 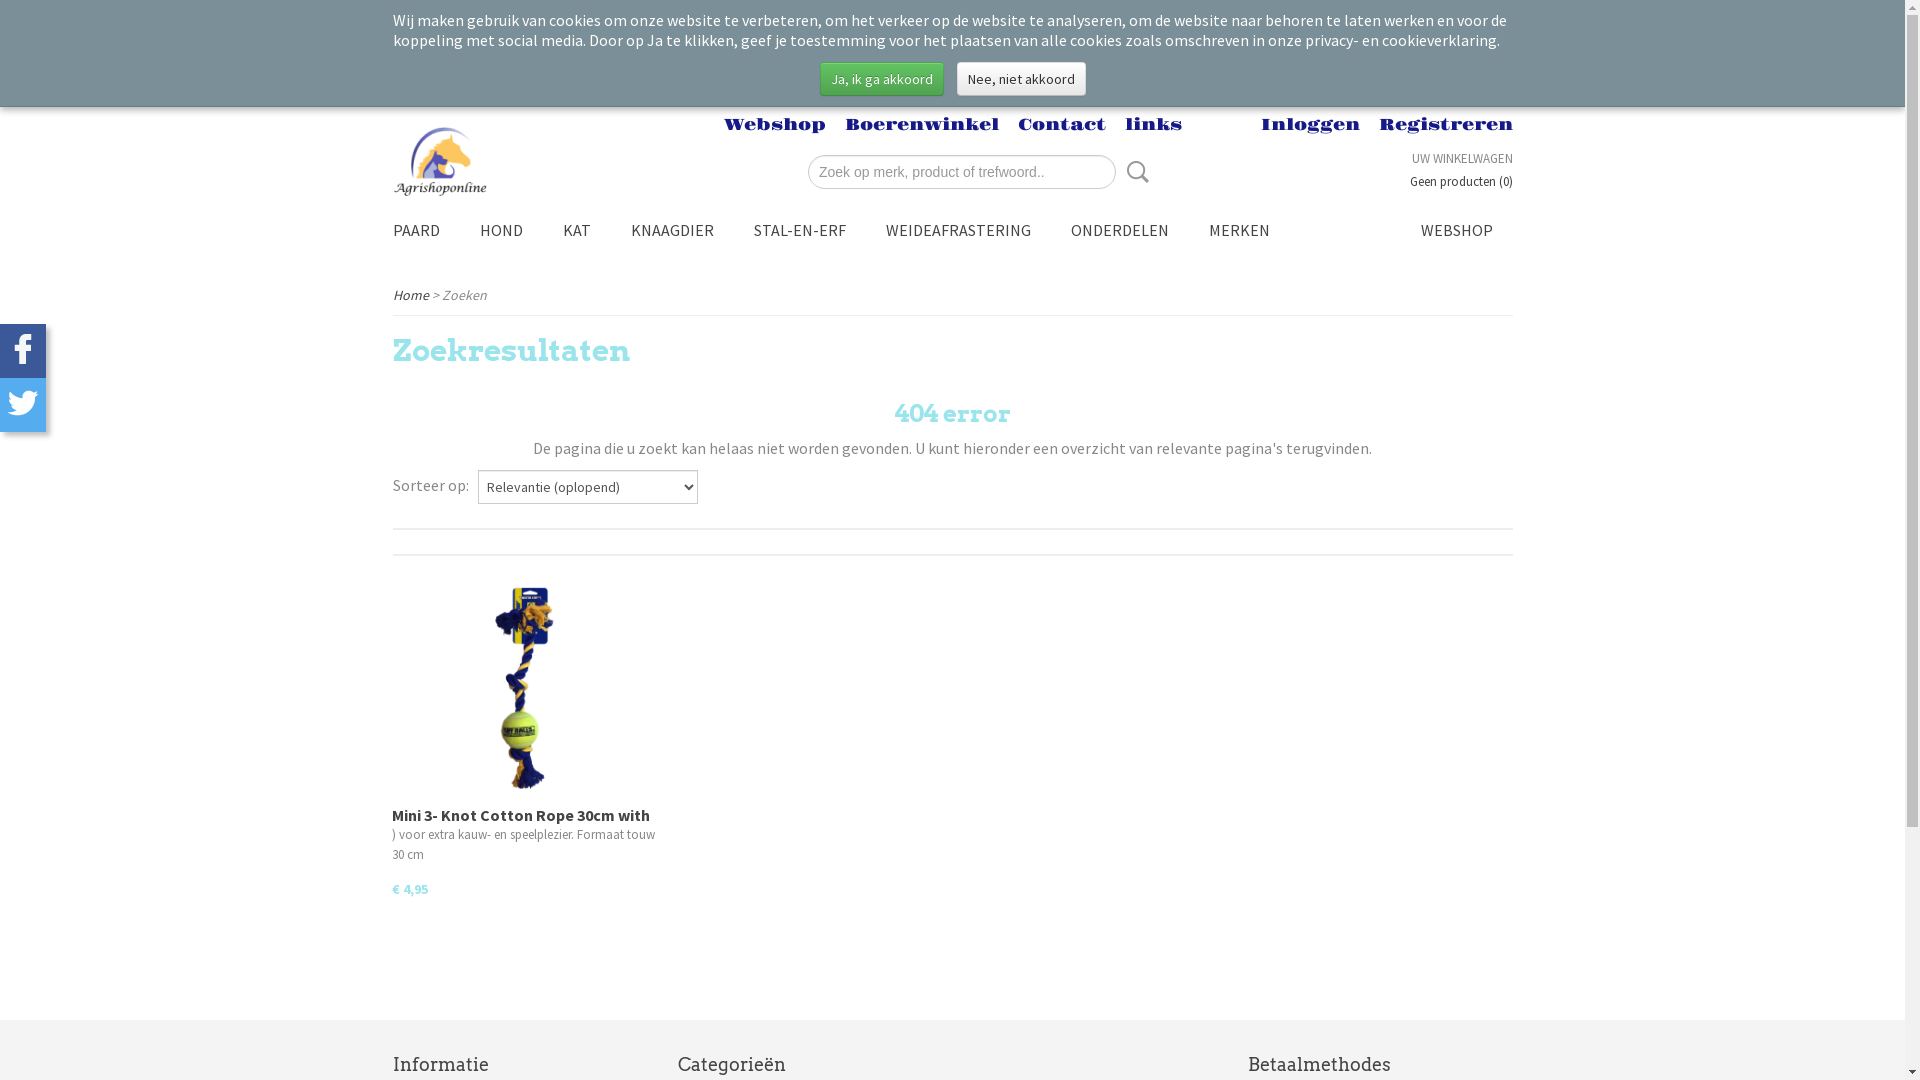 I want to click on 'KNAAGDIER', so click(x=671, y=229).